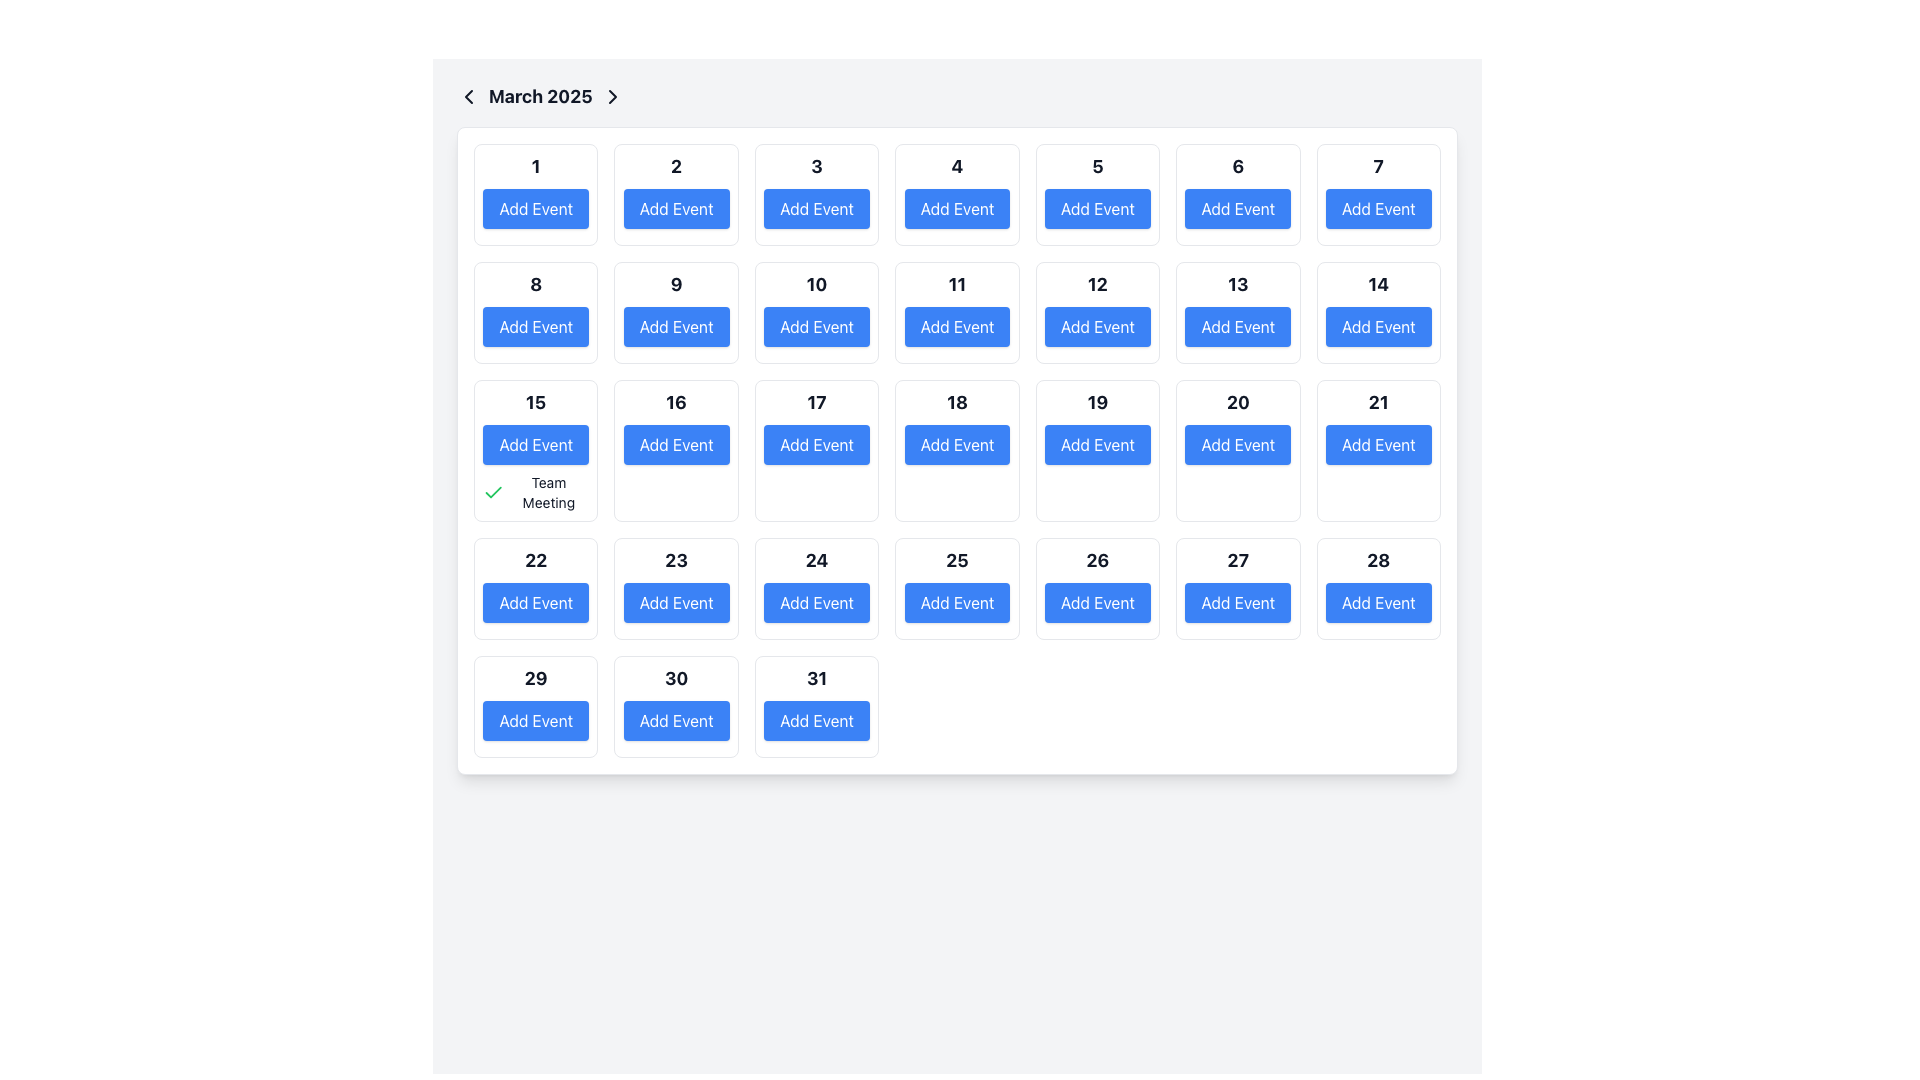  Describe the element at coordinates (1377, 443) in the screenshot. I see `the blue rectangular button with rounded corners labeled 'Add Event' located in the grid for March 21st to initiate adding an event` at that location.